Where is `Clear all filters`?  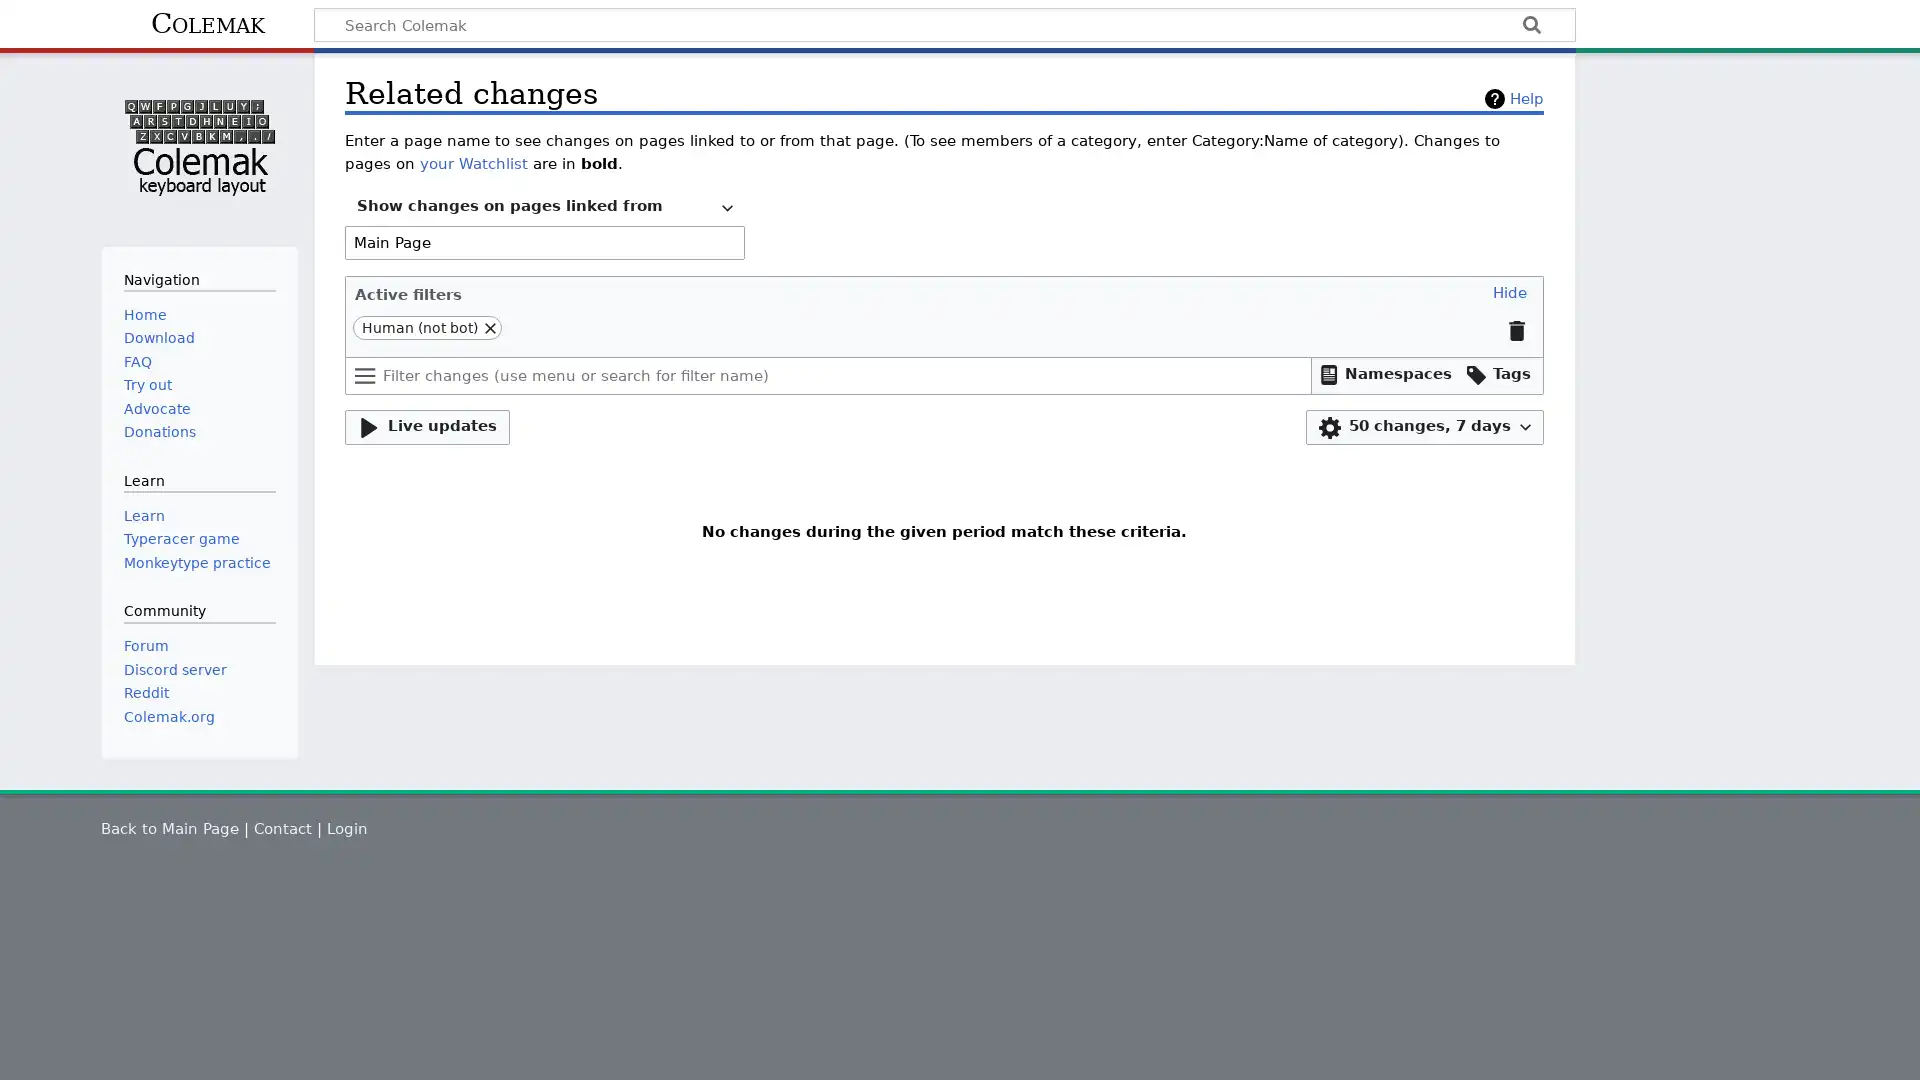 Clear all filters is located at coordinates (1516, 329).